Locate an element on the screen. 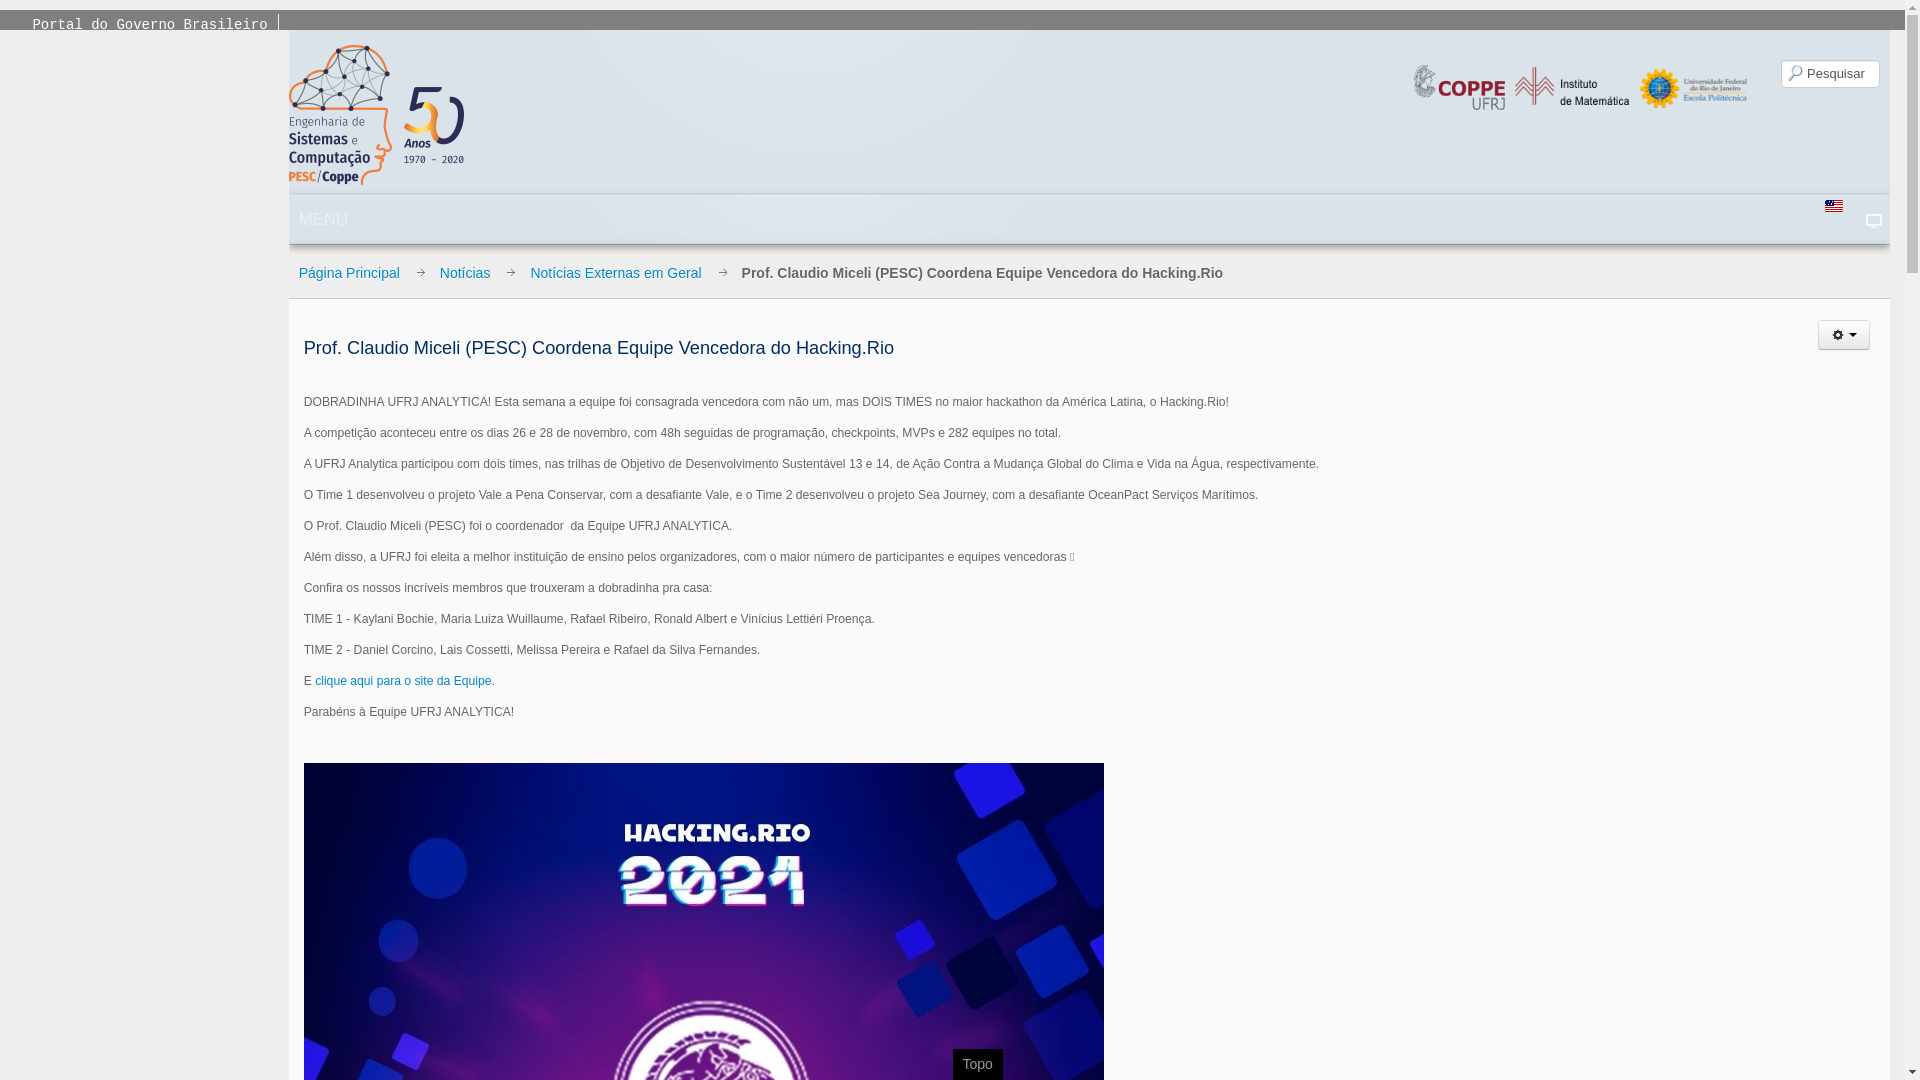 This screenshot has height=1080, width=1920. 'English version' is located at coordinates (1833, 205).